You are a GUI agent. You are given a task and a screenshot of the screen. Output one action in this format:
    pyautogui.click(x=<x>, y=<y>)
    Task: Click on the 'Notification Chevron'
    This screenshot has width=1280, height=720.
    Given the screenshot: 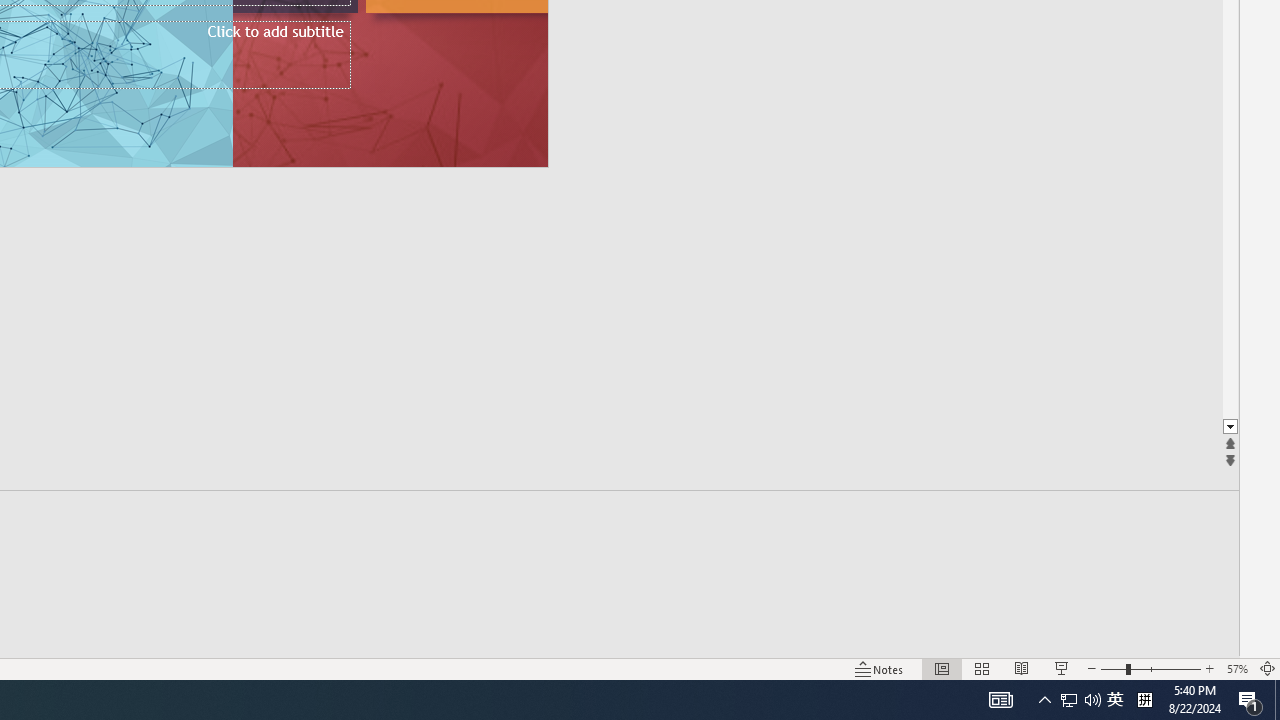 What is the action you would take?
    pyautogui.click(x=1044, y=698)
    